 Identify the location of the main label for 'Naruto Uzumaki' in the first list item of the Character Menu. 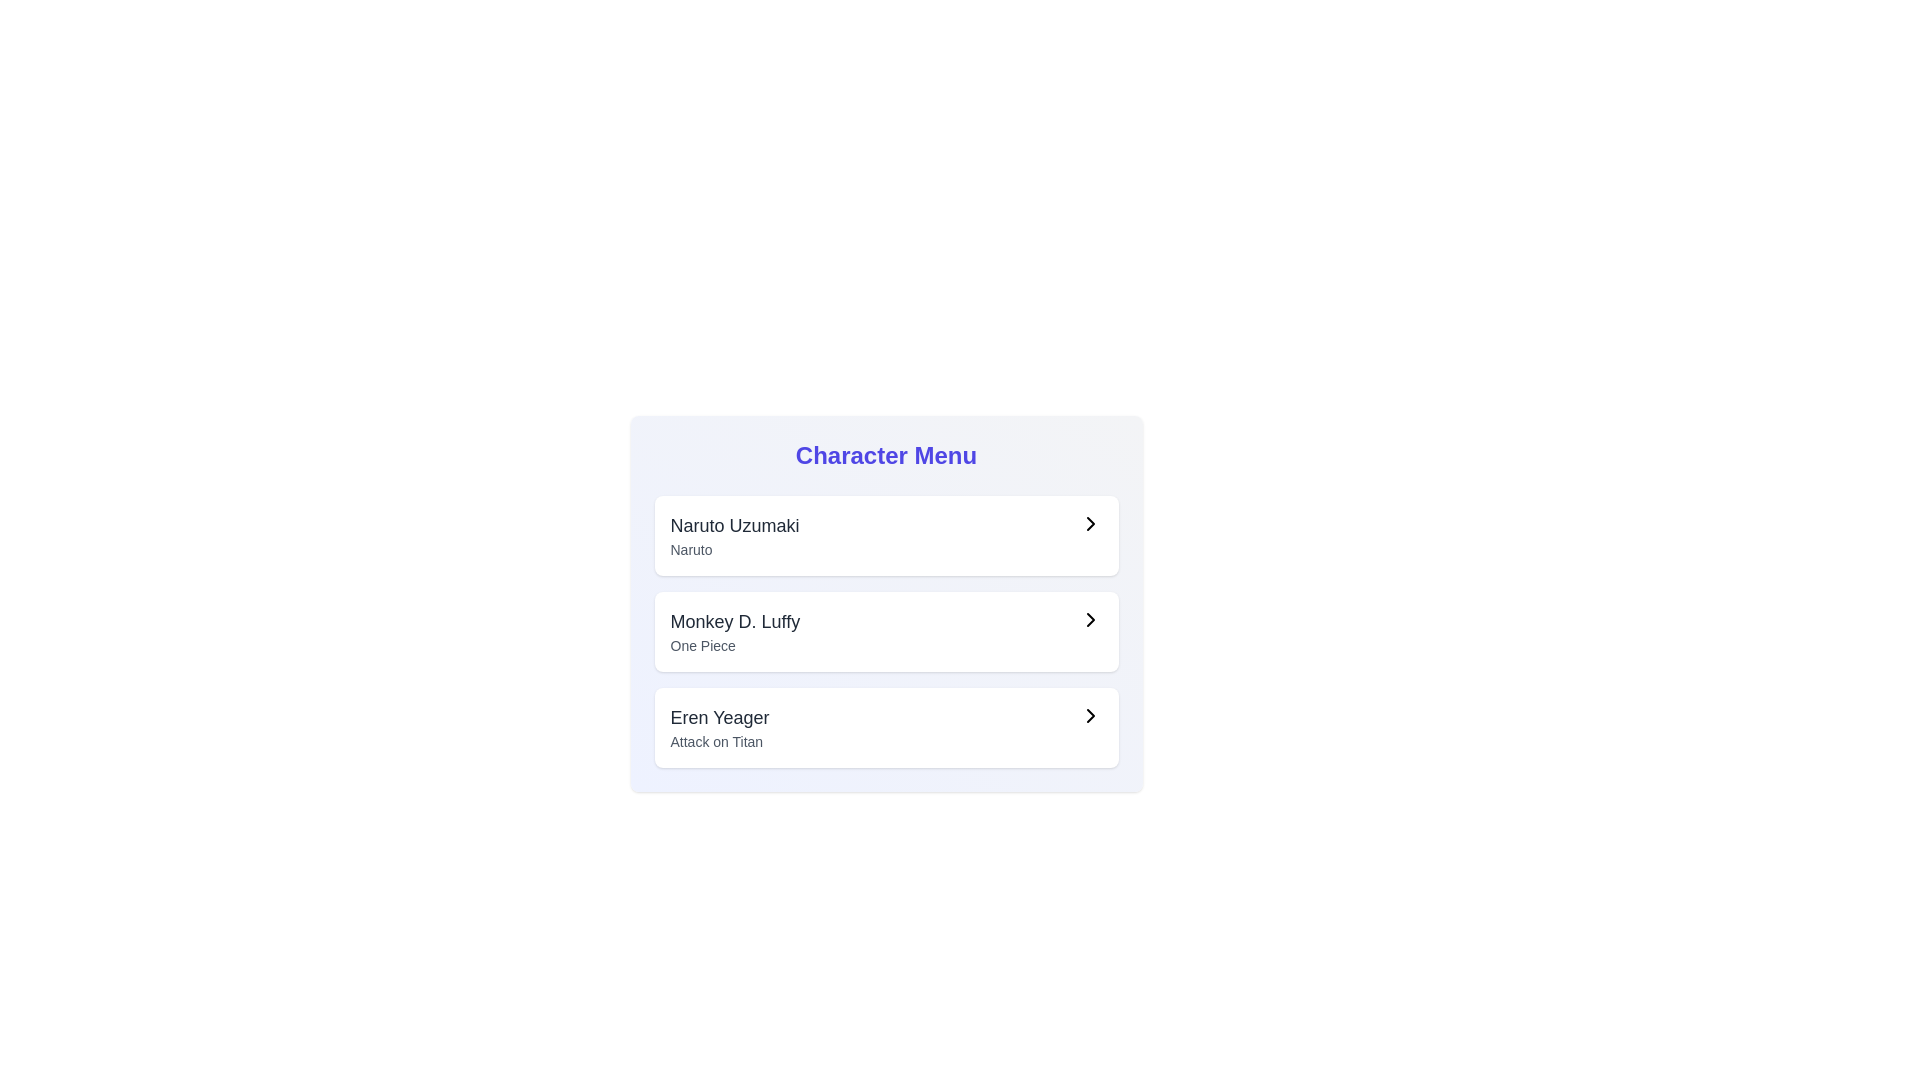
(733, 524).